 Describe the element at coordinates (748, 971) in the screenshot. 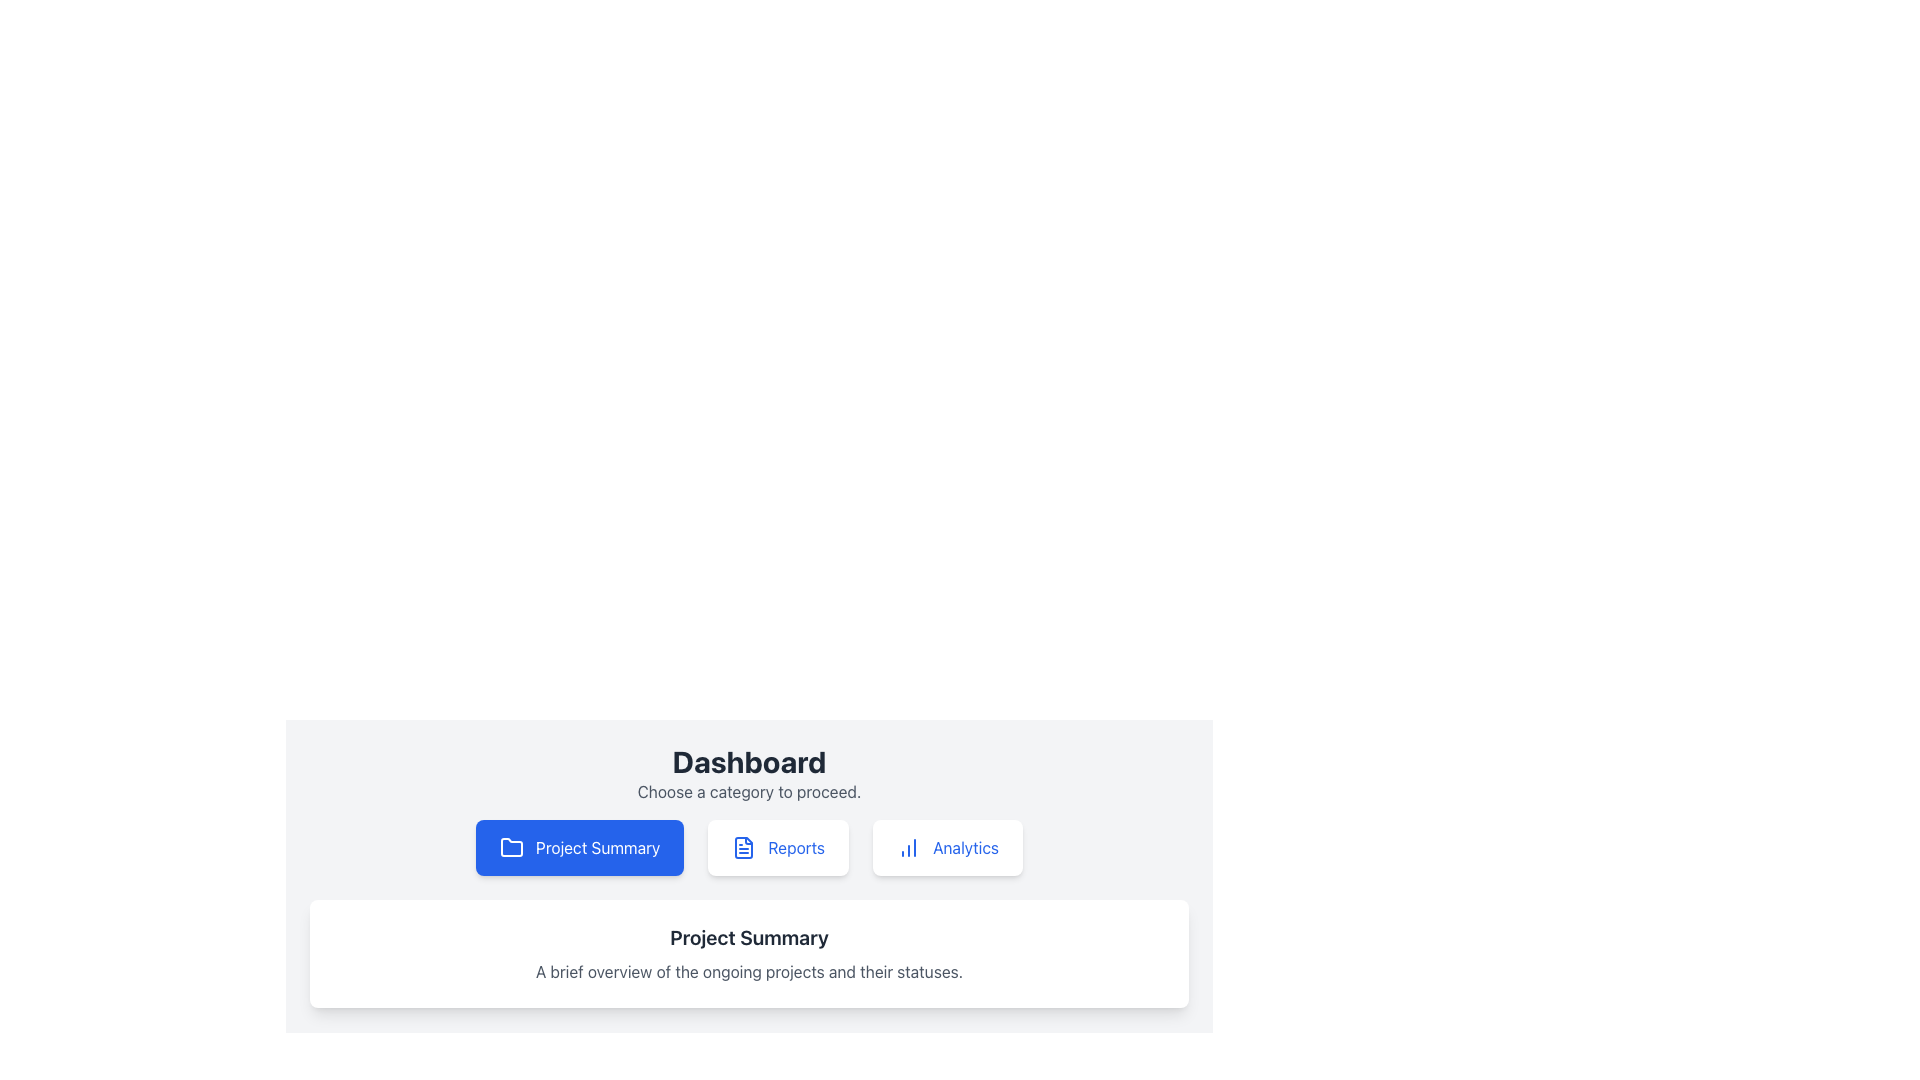

I see `text content from the text block displaying 'A brief overview of the ongoing projects and their statuses.' which is styled with a smaller font size and gray color, located below the 'Project Summary' header` at that location.